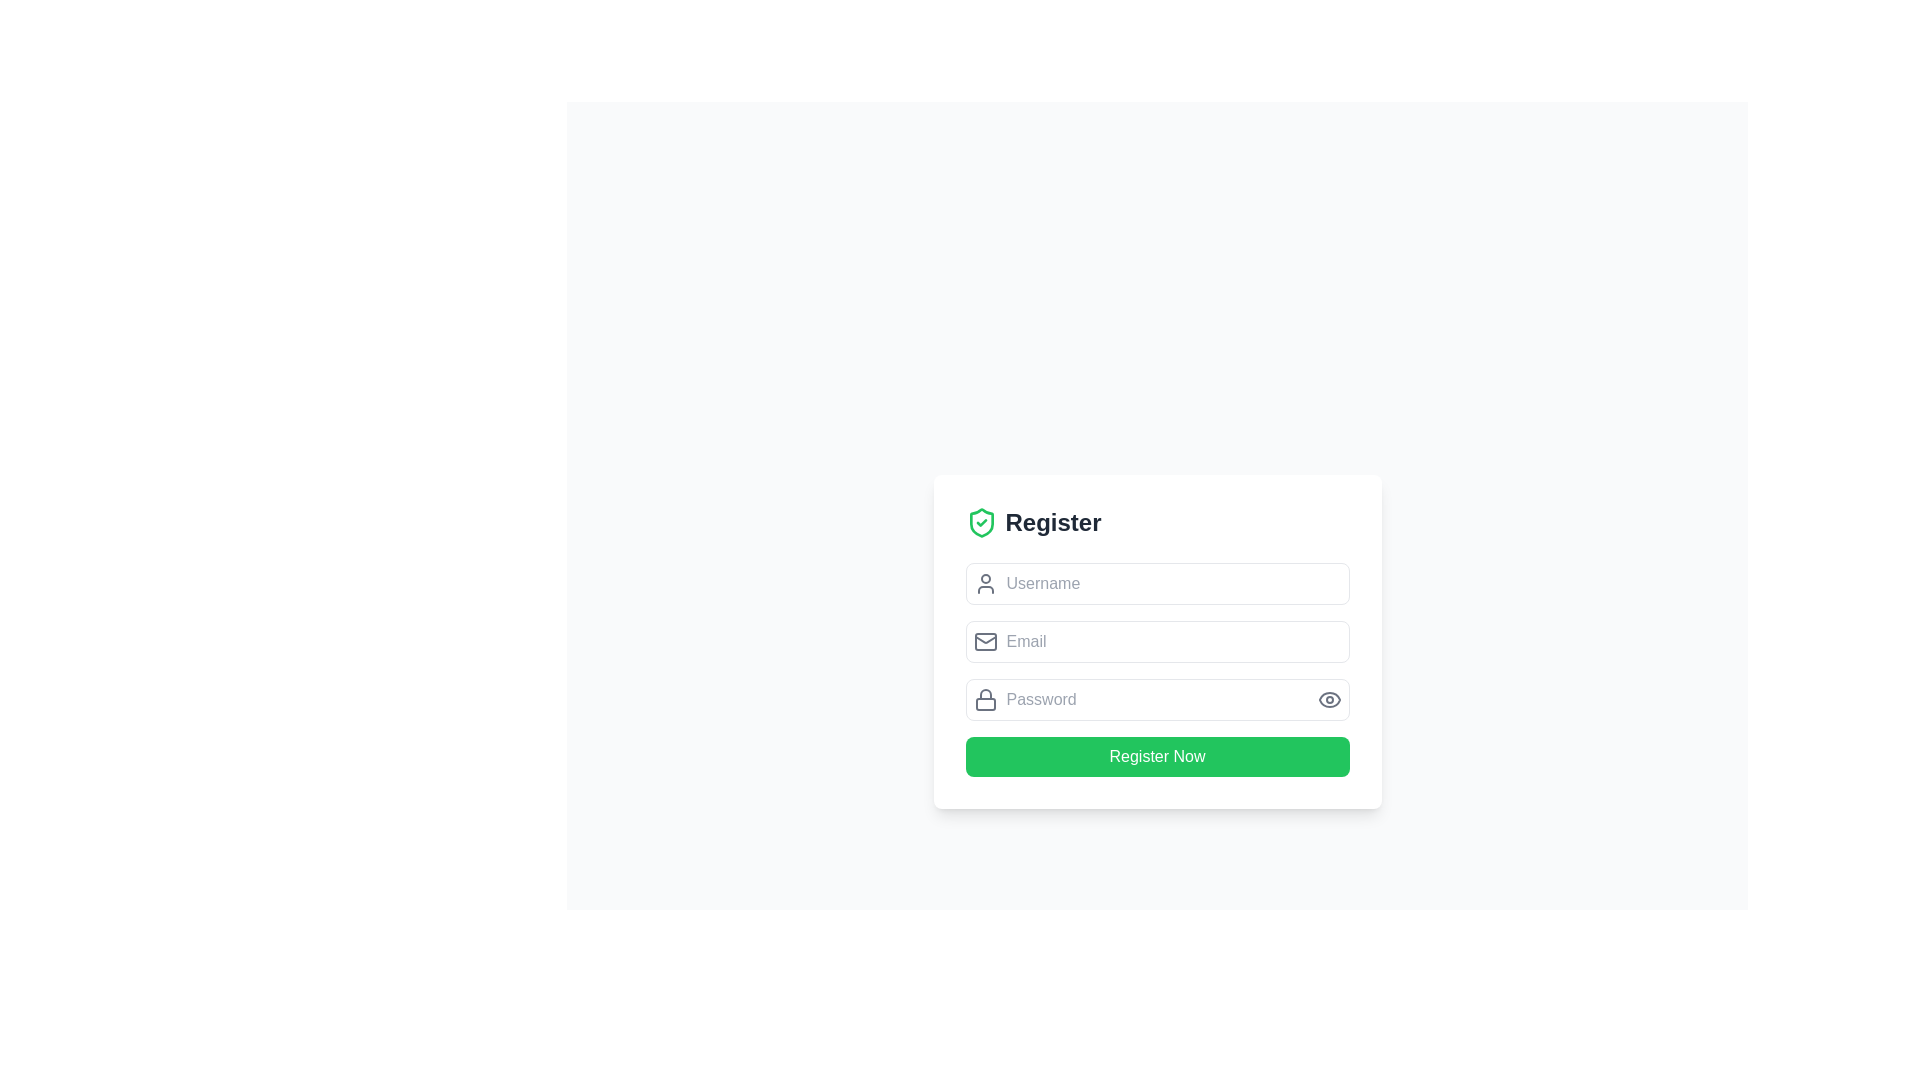  I want to click on the second text input field for email address in the registration form and clear the input by pressing backspace, so click(1157, 641).